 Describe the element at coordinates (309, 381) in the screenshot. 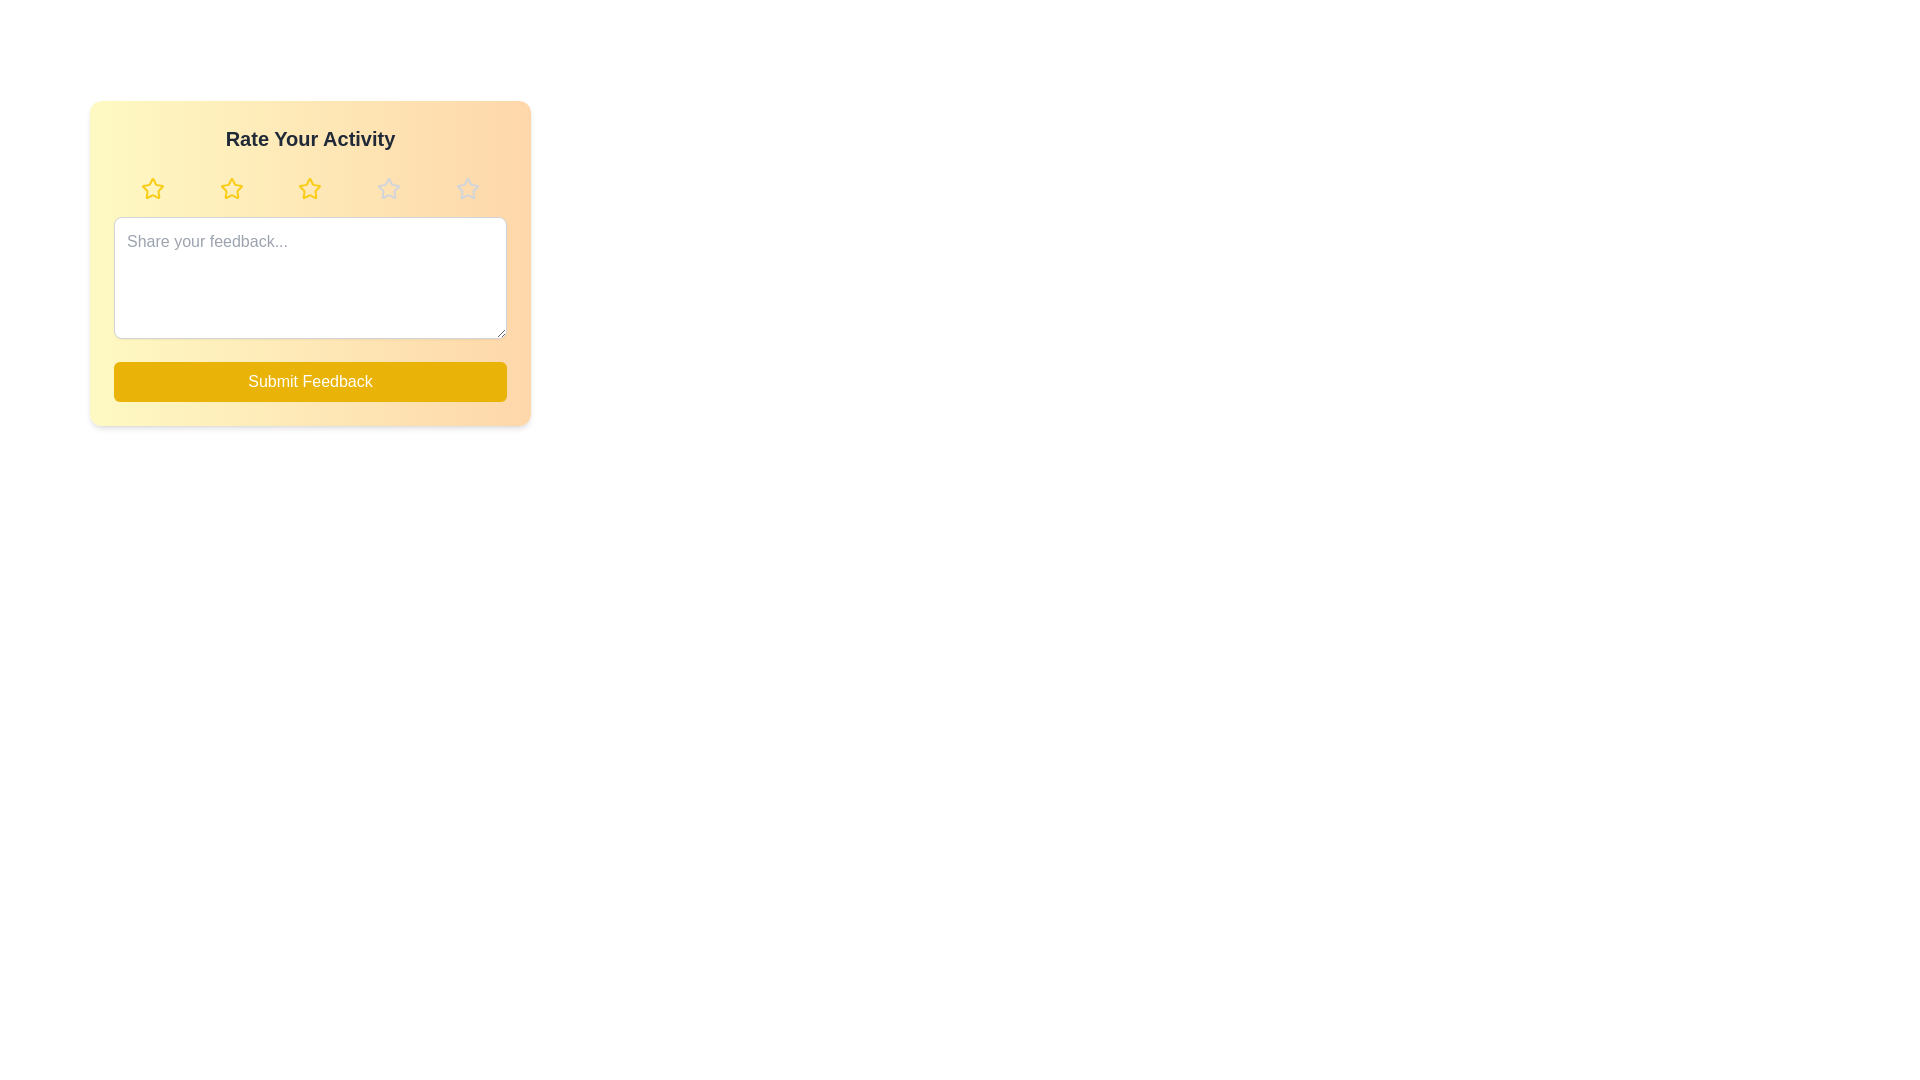

I see `'Submit Feedback' button to submit the feedback form` at that location.